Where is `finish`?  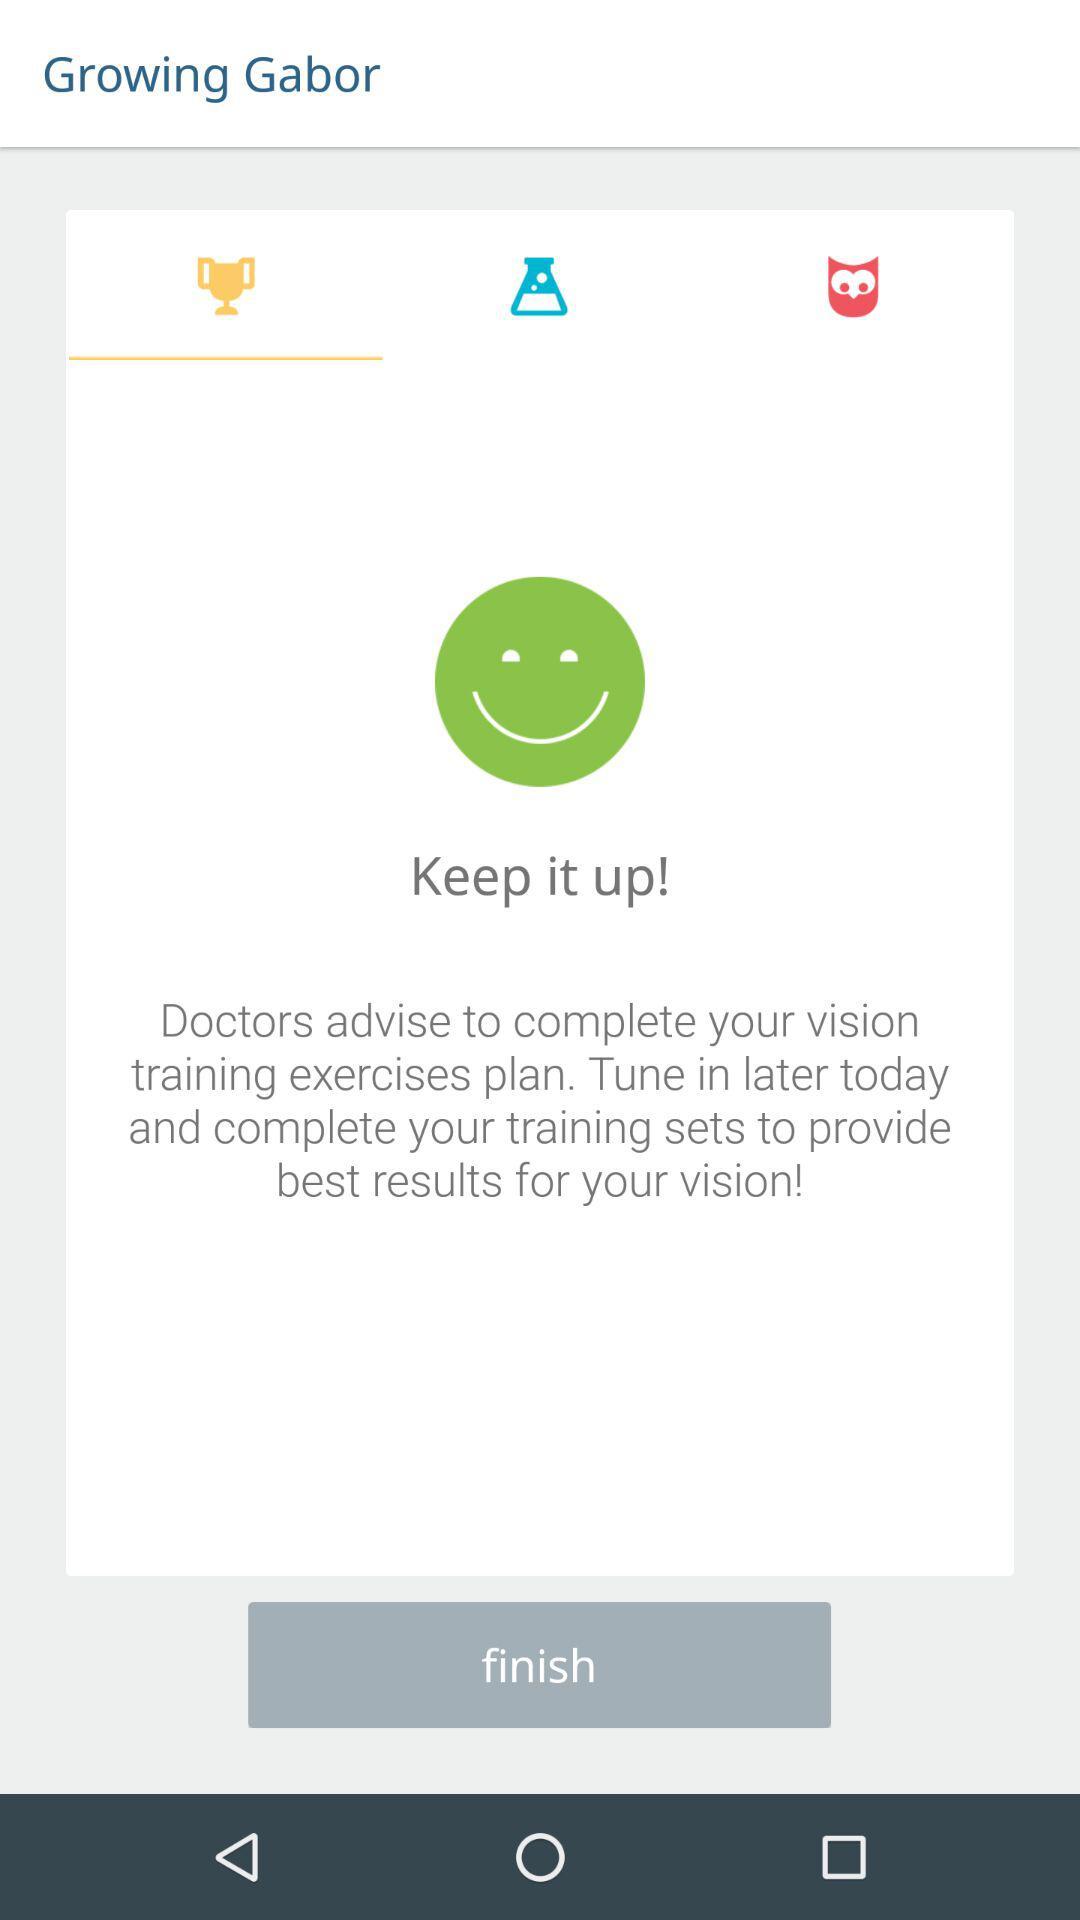
finish is located at coordinates (538, 1665).